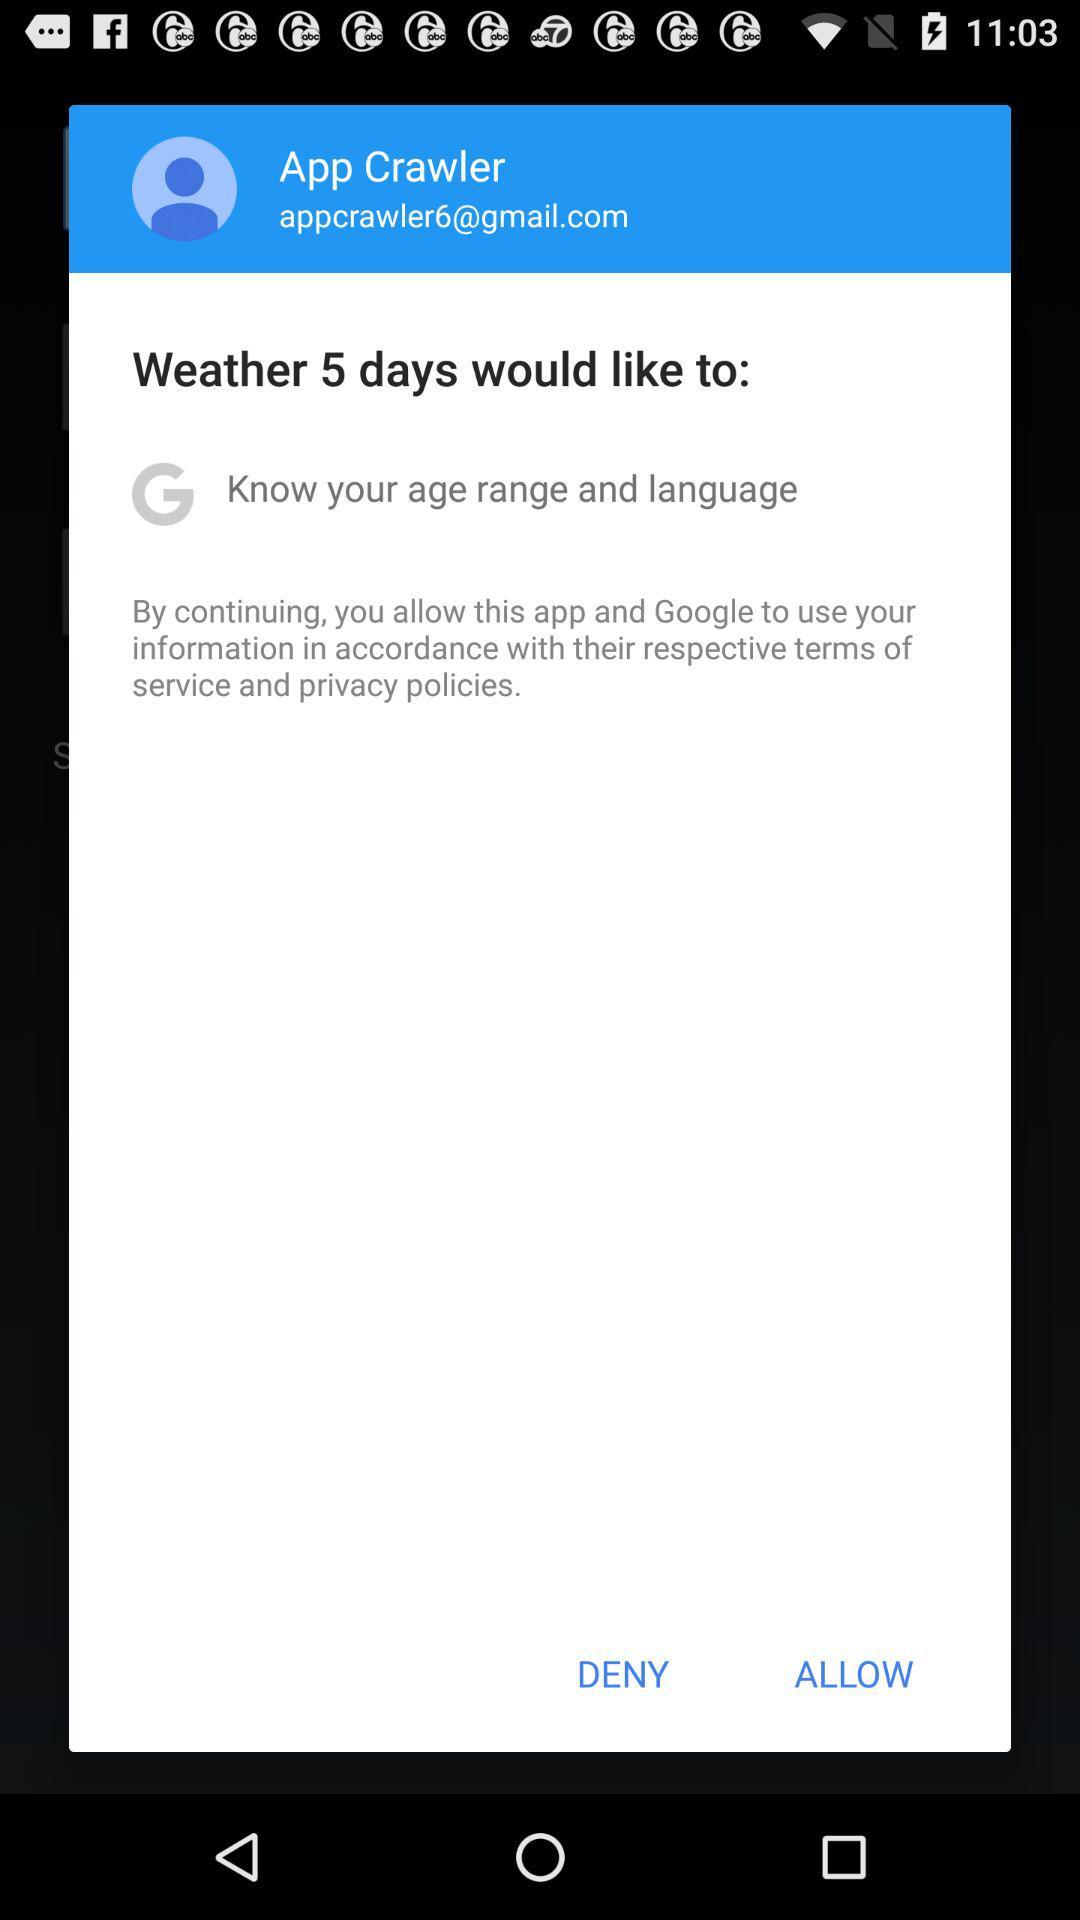 This screenshot has height=1920, width=1080. Describe the element at coordinates (454, 214) in the screenshot. I see `the item above the weather 5 days` at that location.